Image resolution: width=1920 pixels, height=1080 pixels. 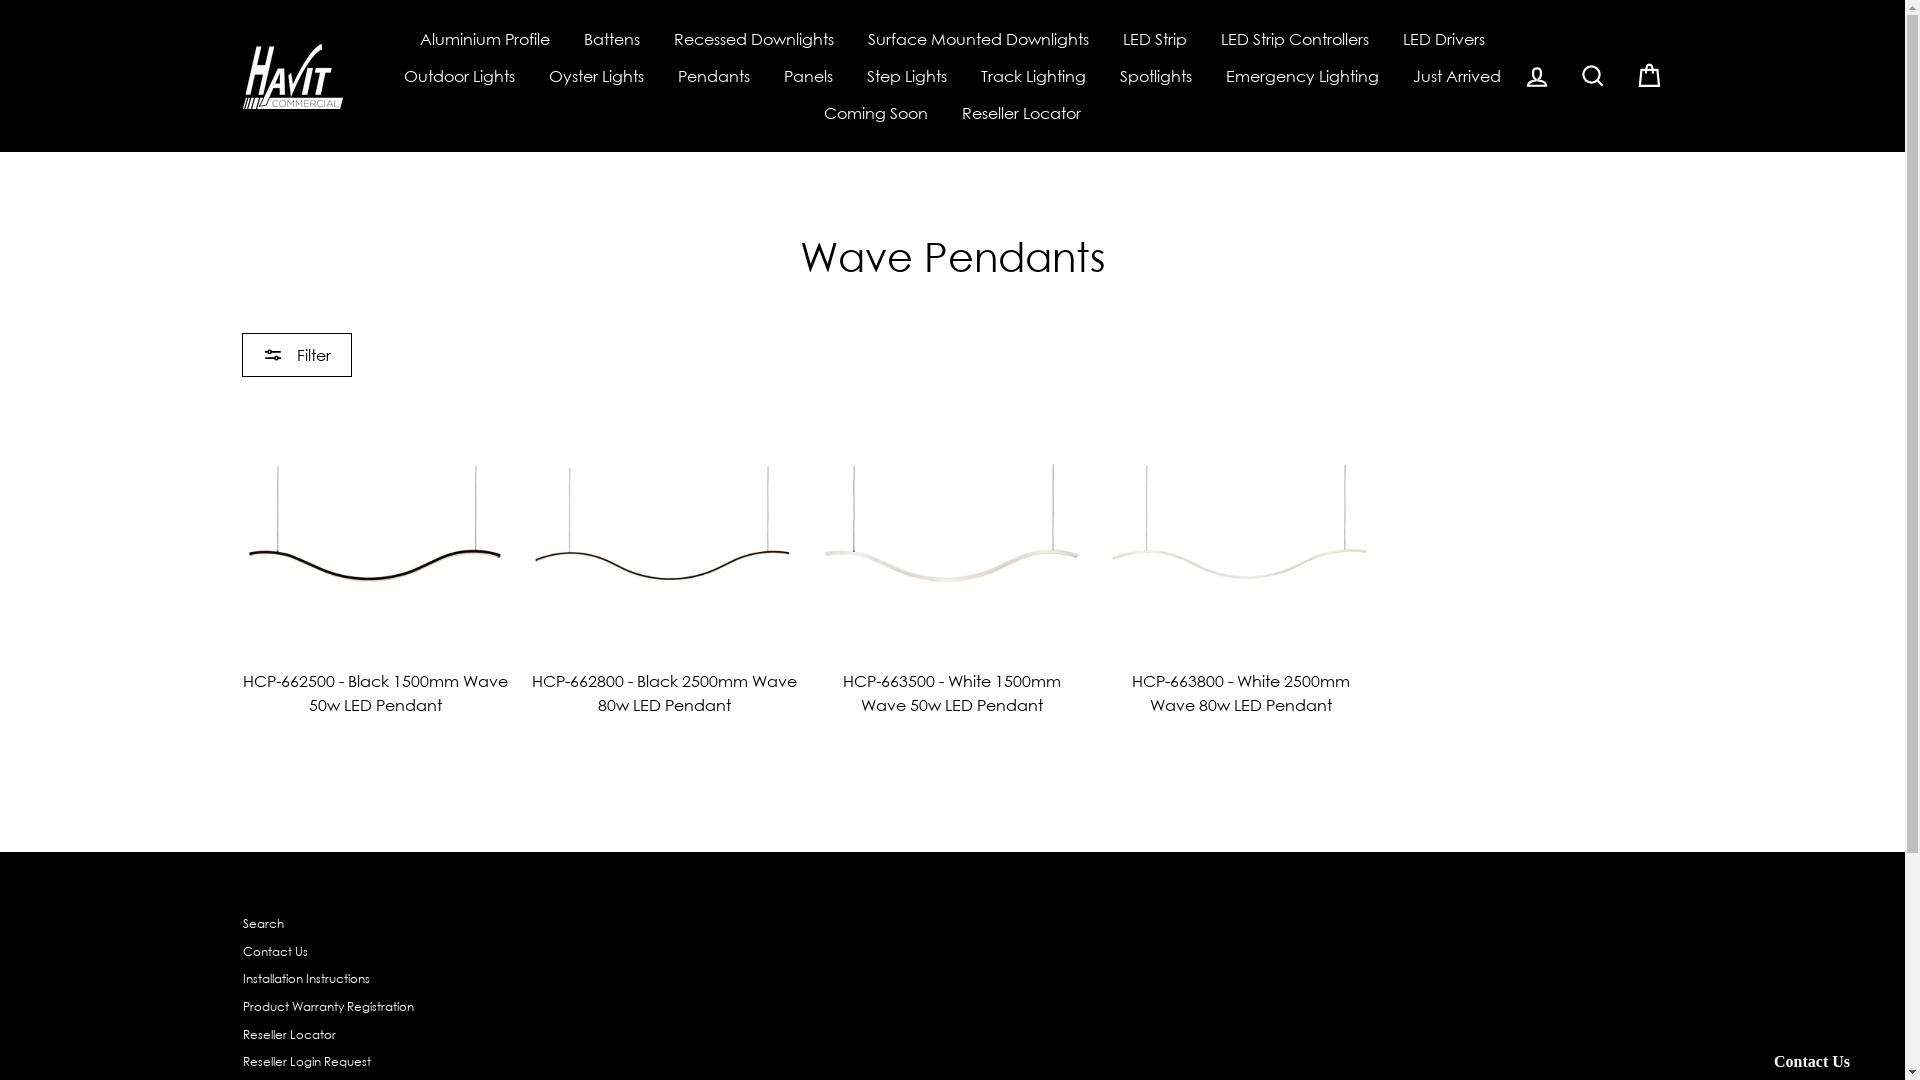 I want to click on 'Filter', so click(x=240, y=353).